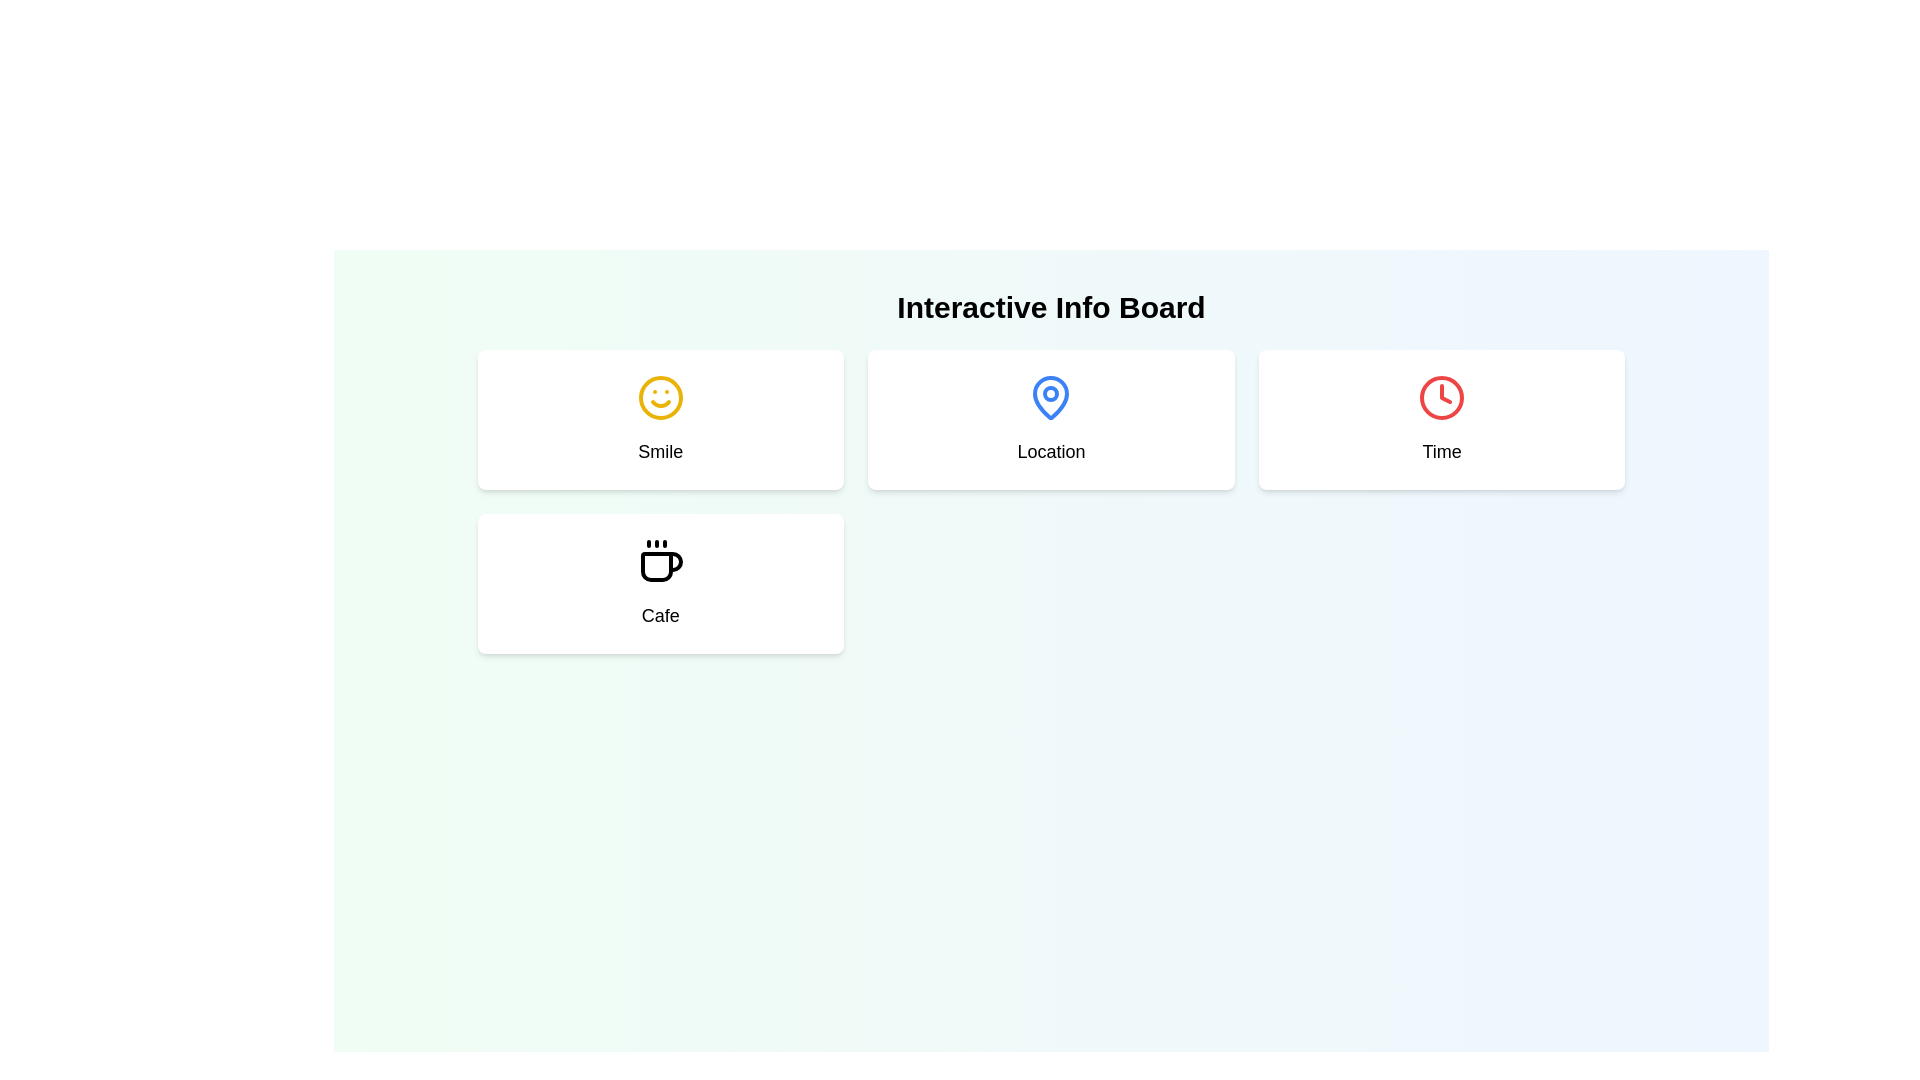 This screenshot has width=1920, height=1080. What do you see at coordinates (660, 397) in the screenshot?
I see `the circular graphical element with a yellow stroke and a smiley face design located at the top-left of the grid layout` at bounding box center [660, 397].